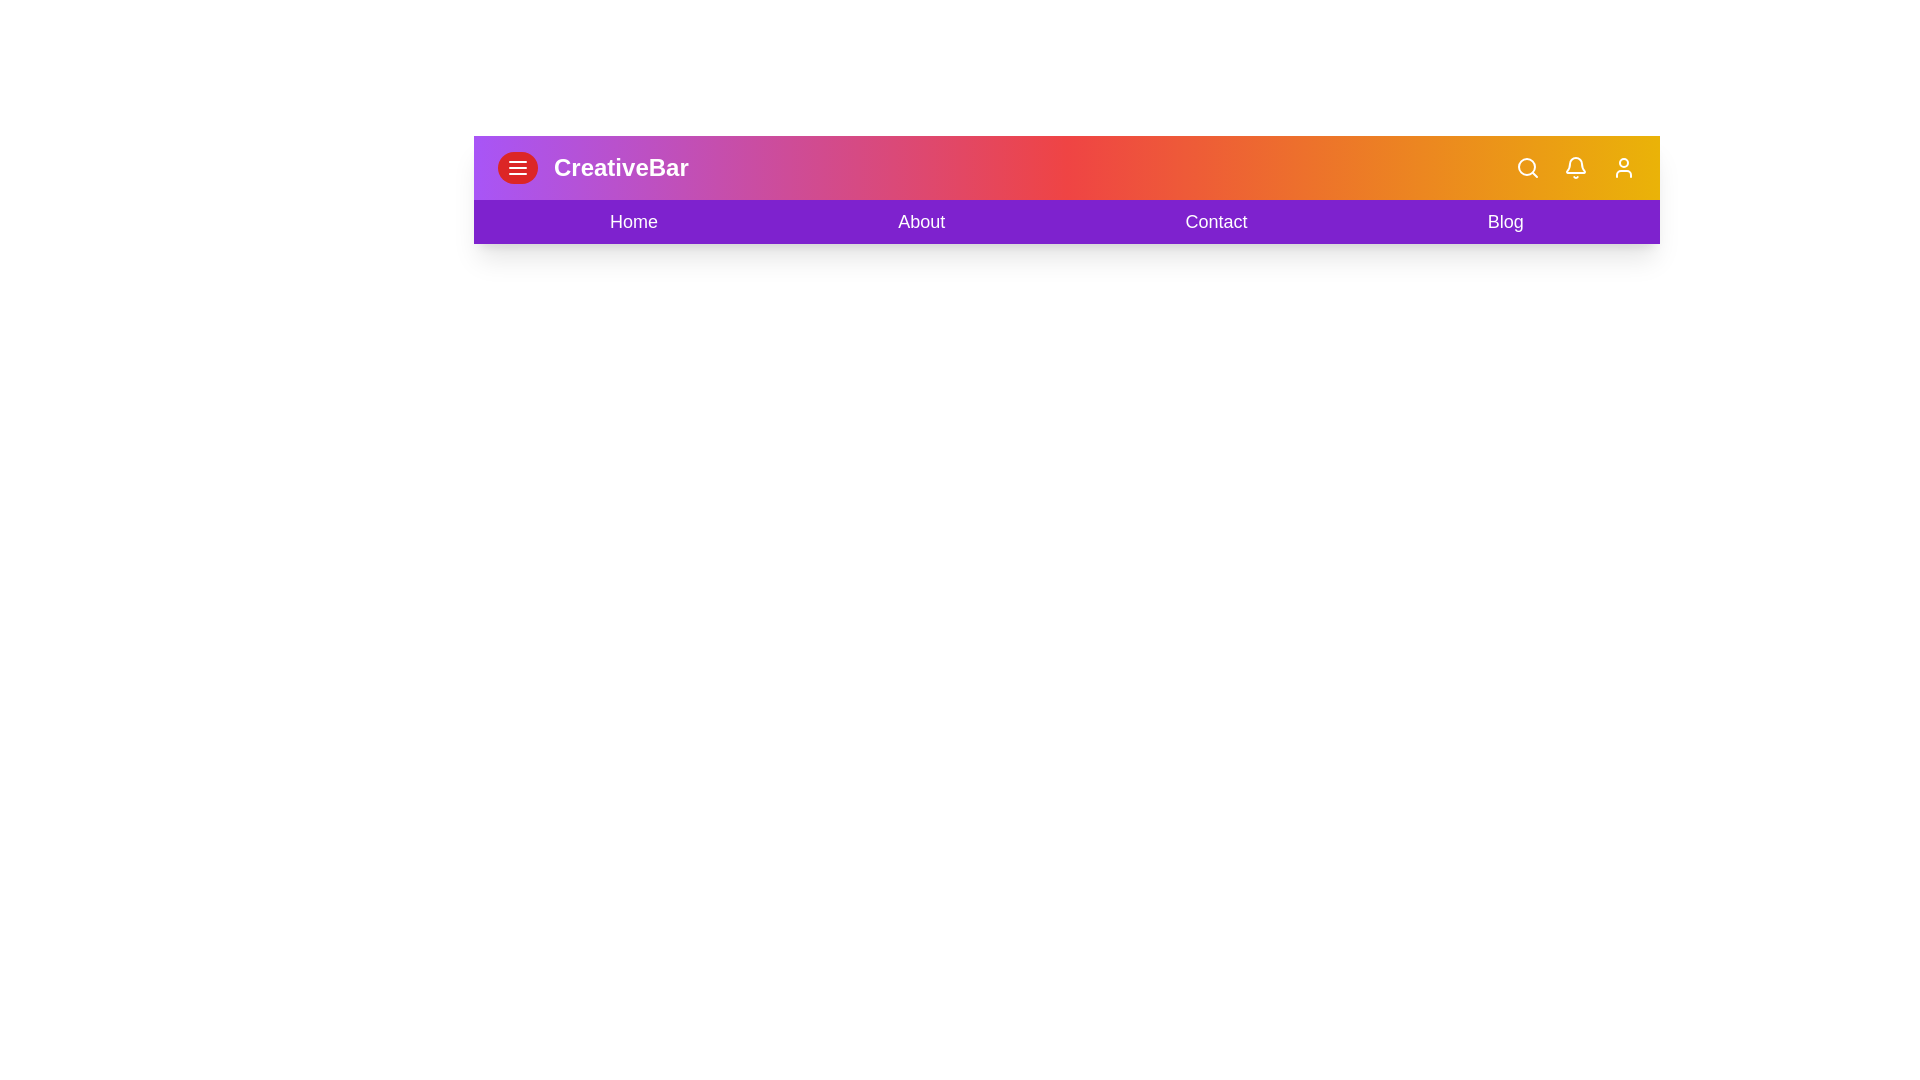  Describe the element at coordinates (632, 222) in the screenshot. I see `the navigation menu item Home` at that location.